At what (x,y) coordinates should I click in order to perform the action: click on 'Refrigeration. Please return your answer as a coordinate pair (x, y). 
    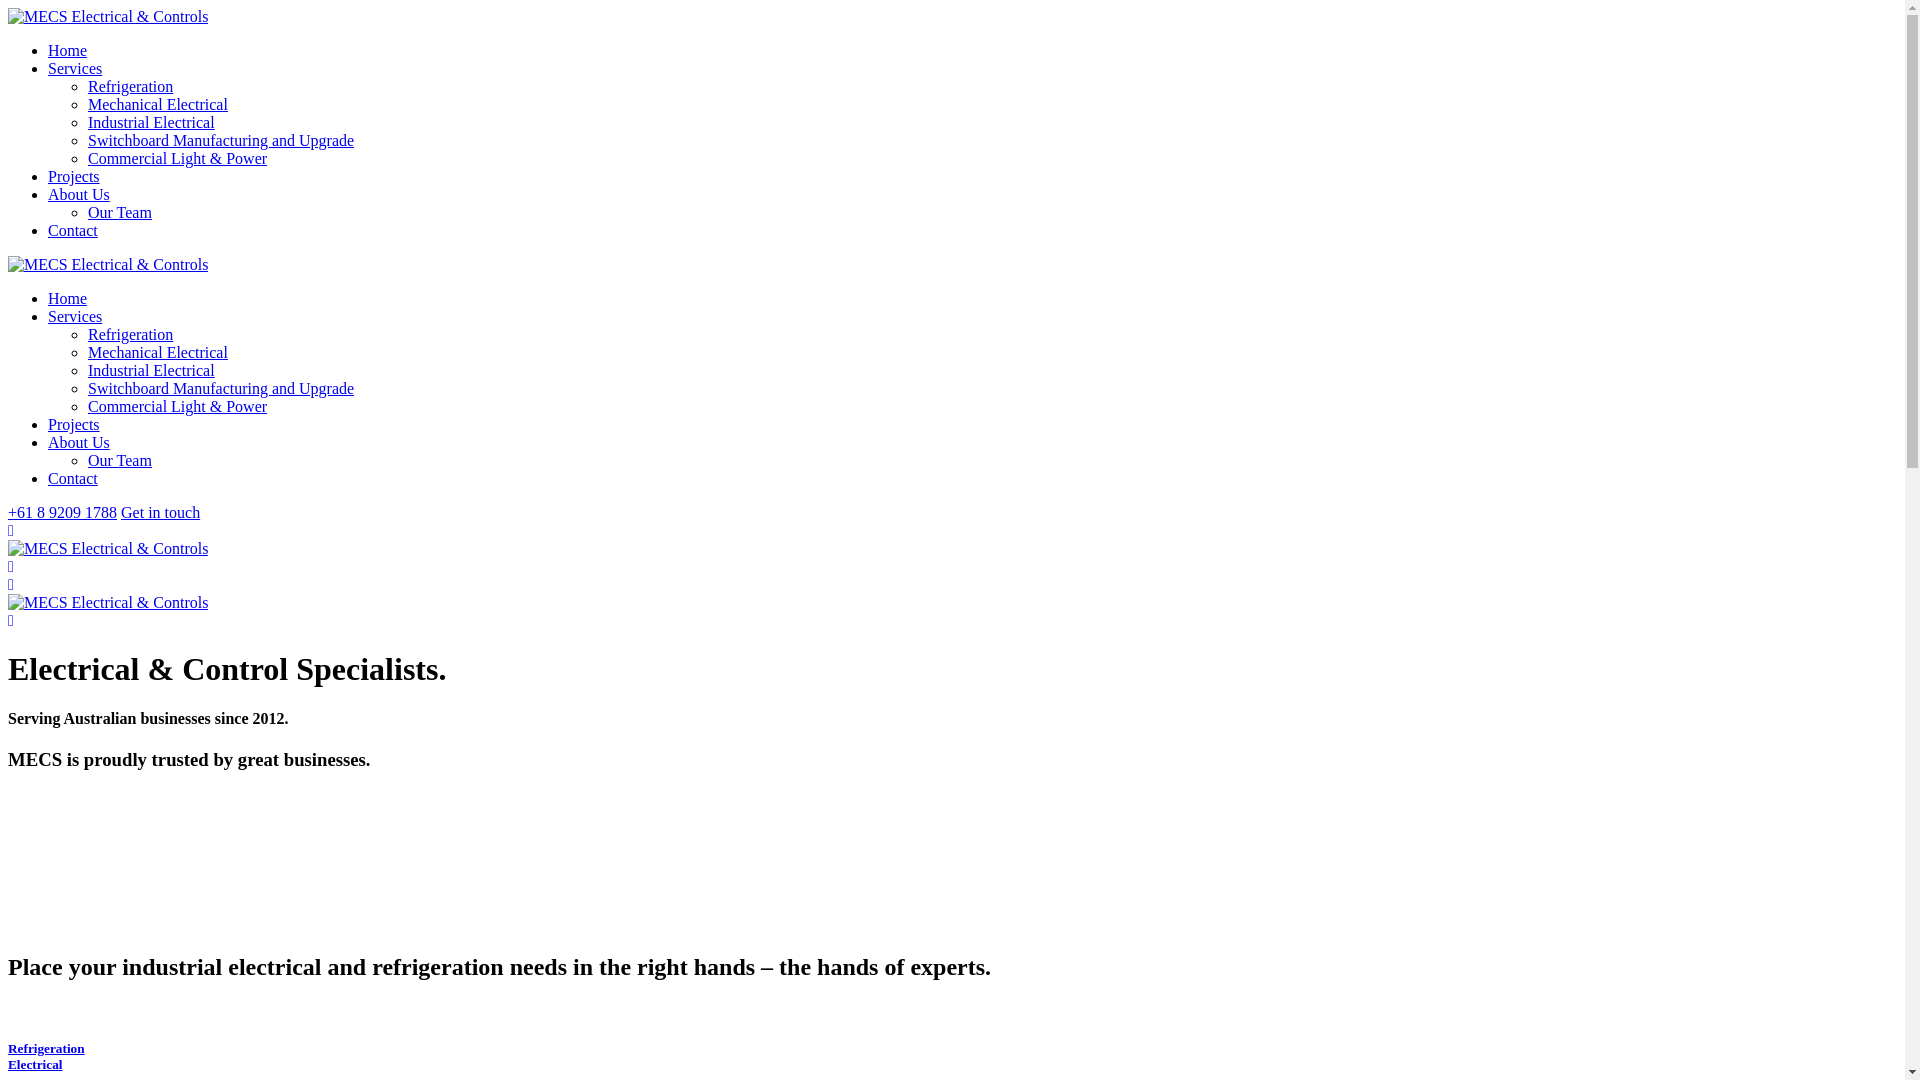
    Looking at the image, I should click on (8, 1055).